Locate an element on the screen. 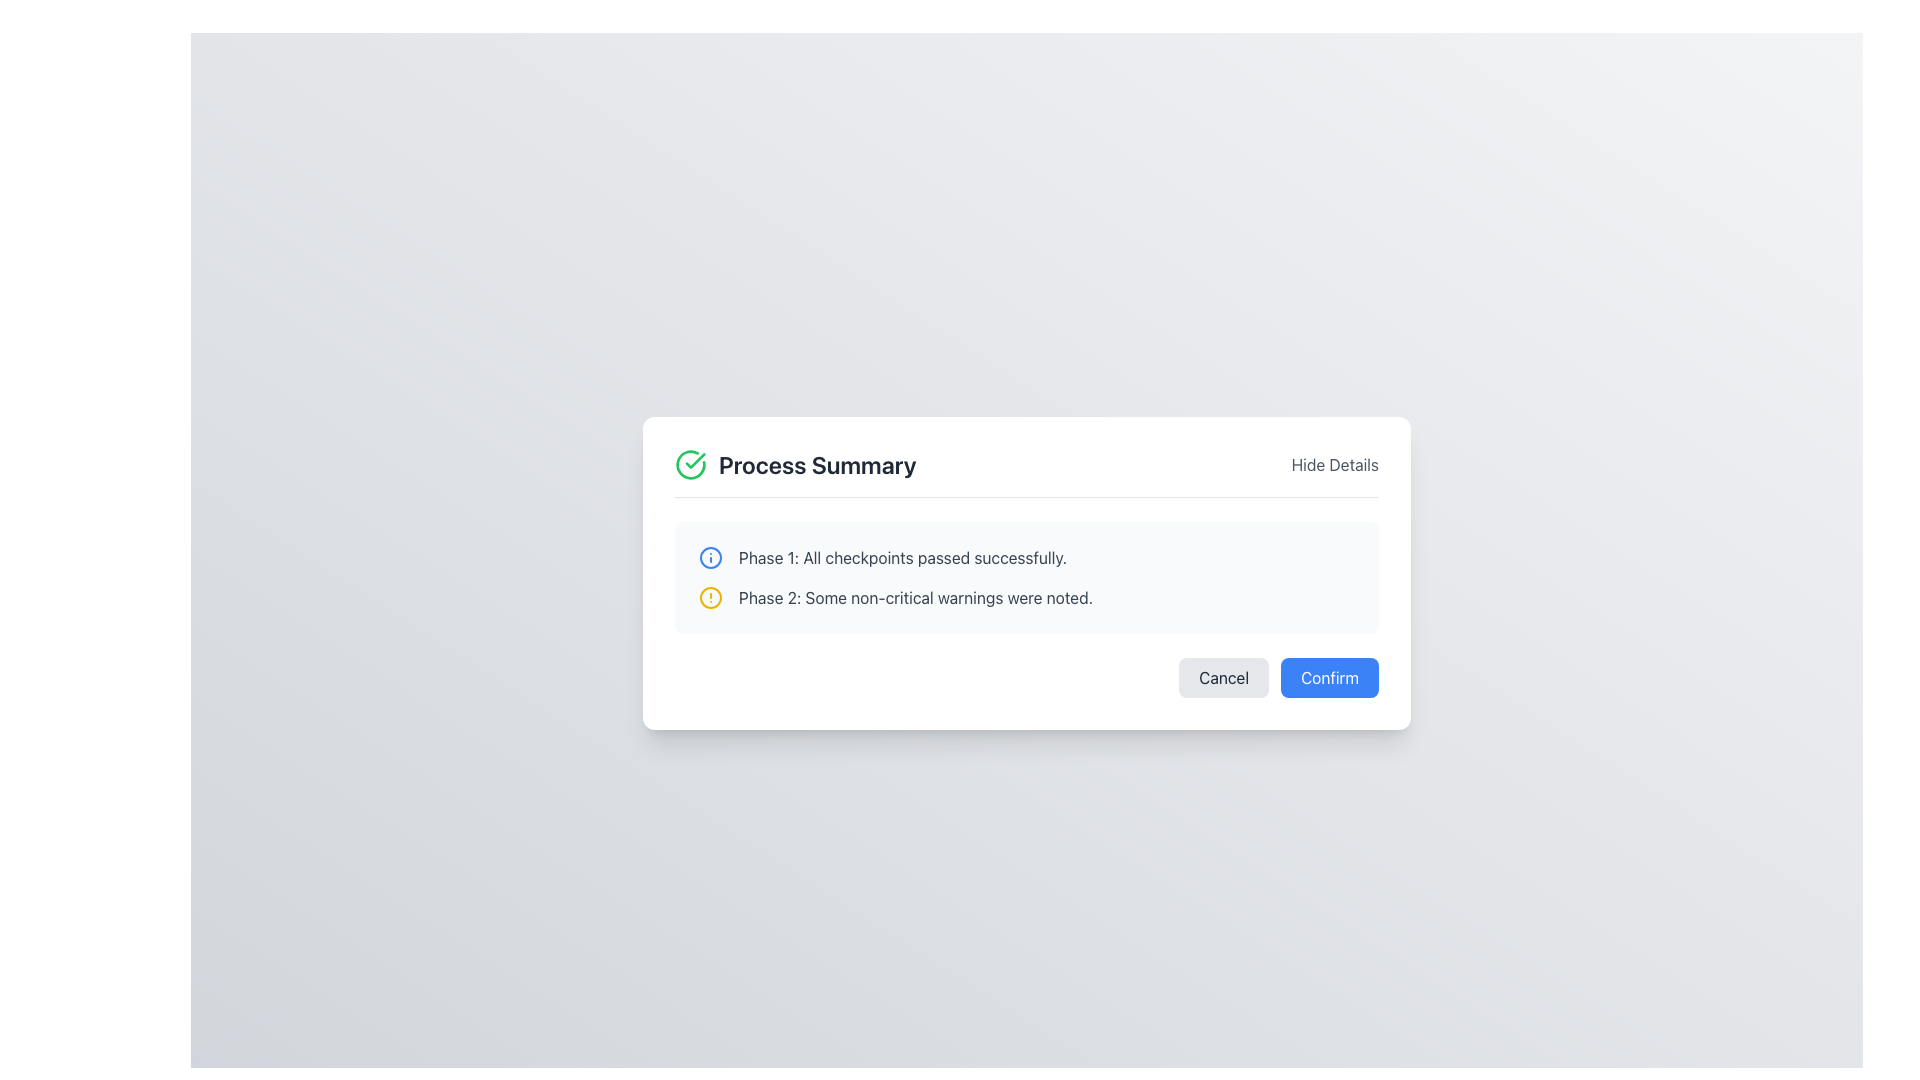  the 'Process Summary' text label is located at coordinates (817, 464).